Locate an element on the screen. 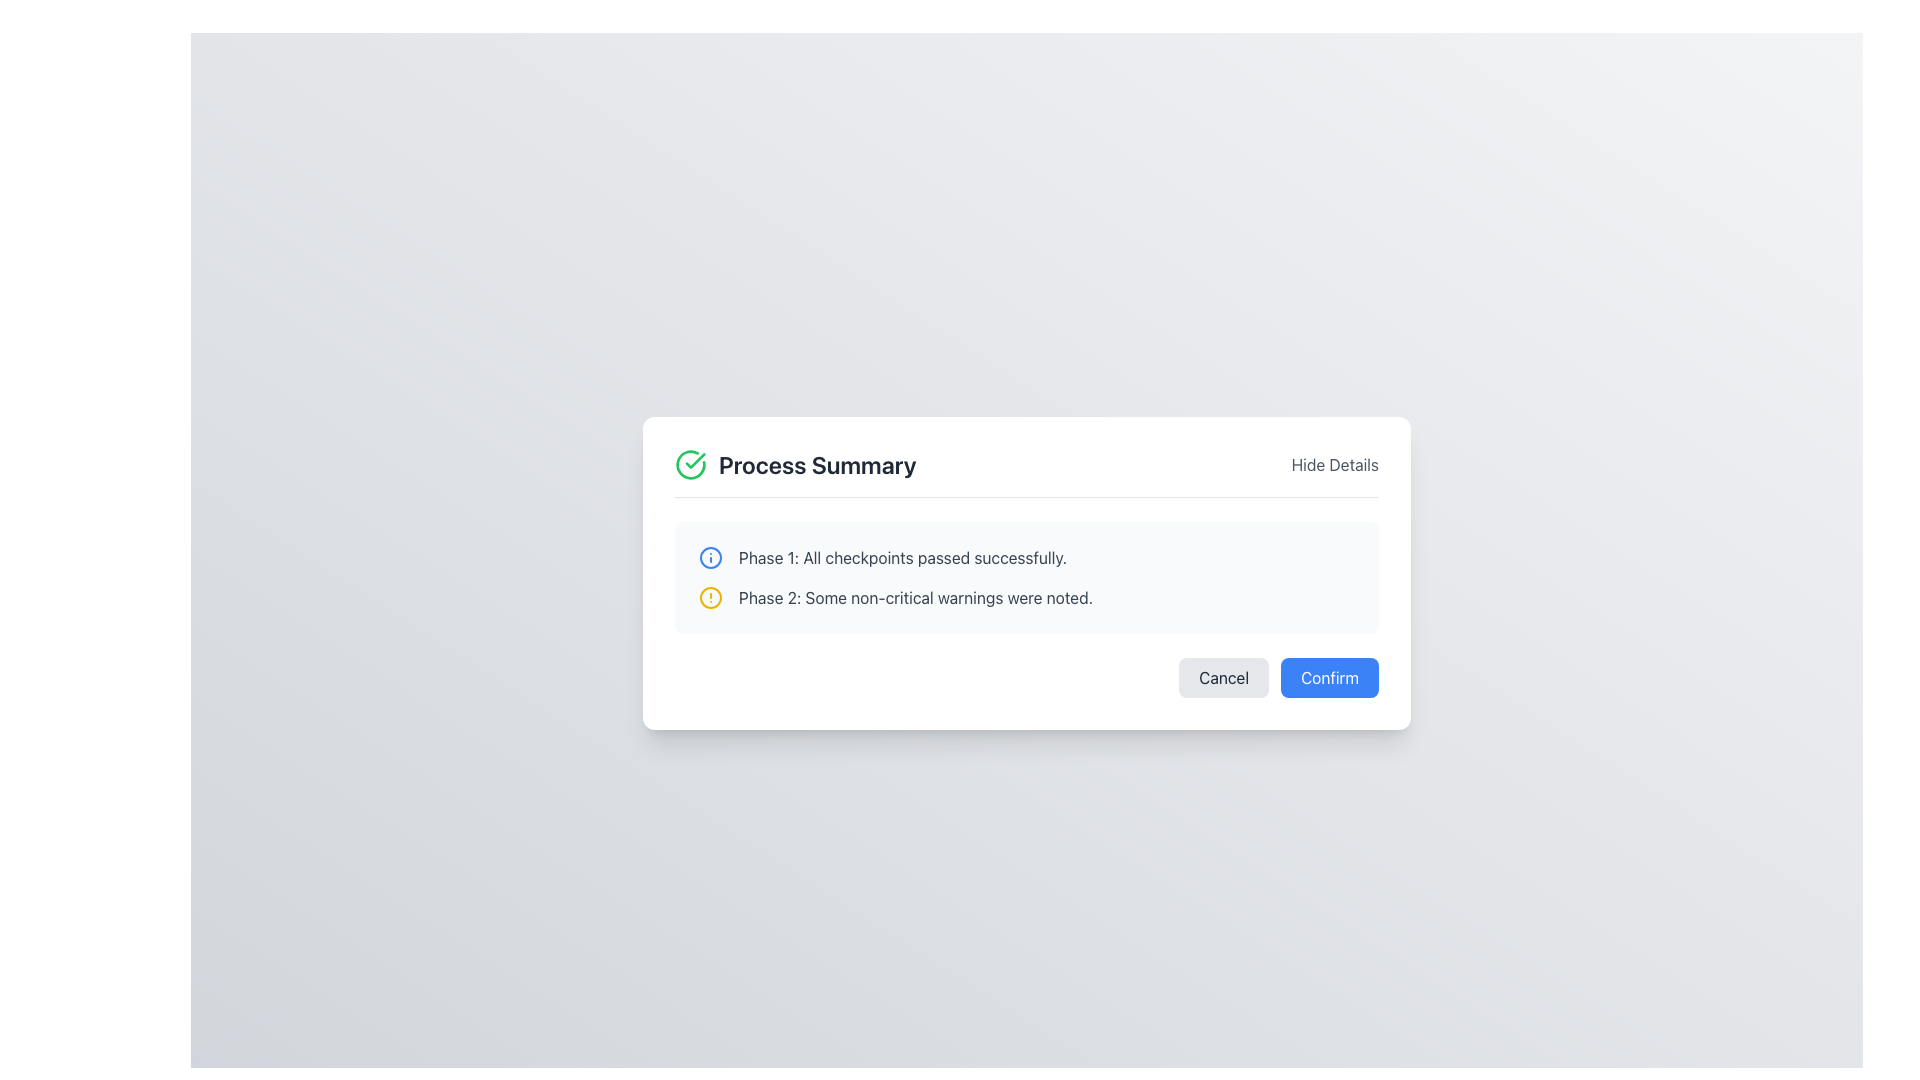  the 'Process Summary' text label is located at coordinates (817, 464).